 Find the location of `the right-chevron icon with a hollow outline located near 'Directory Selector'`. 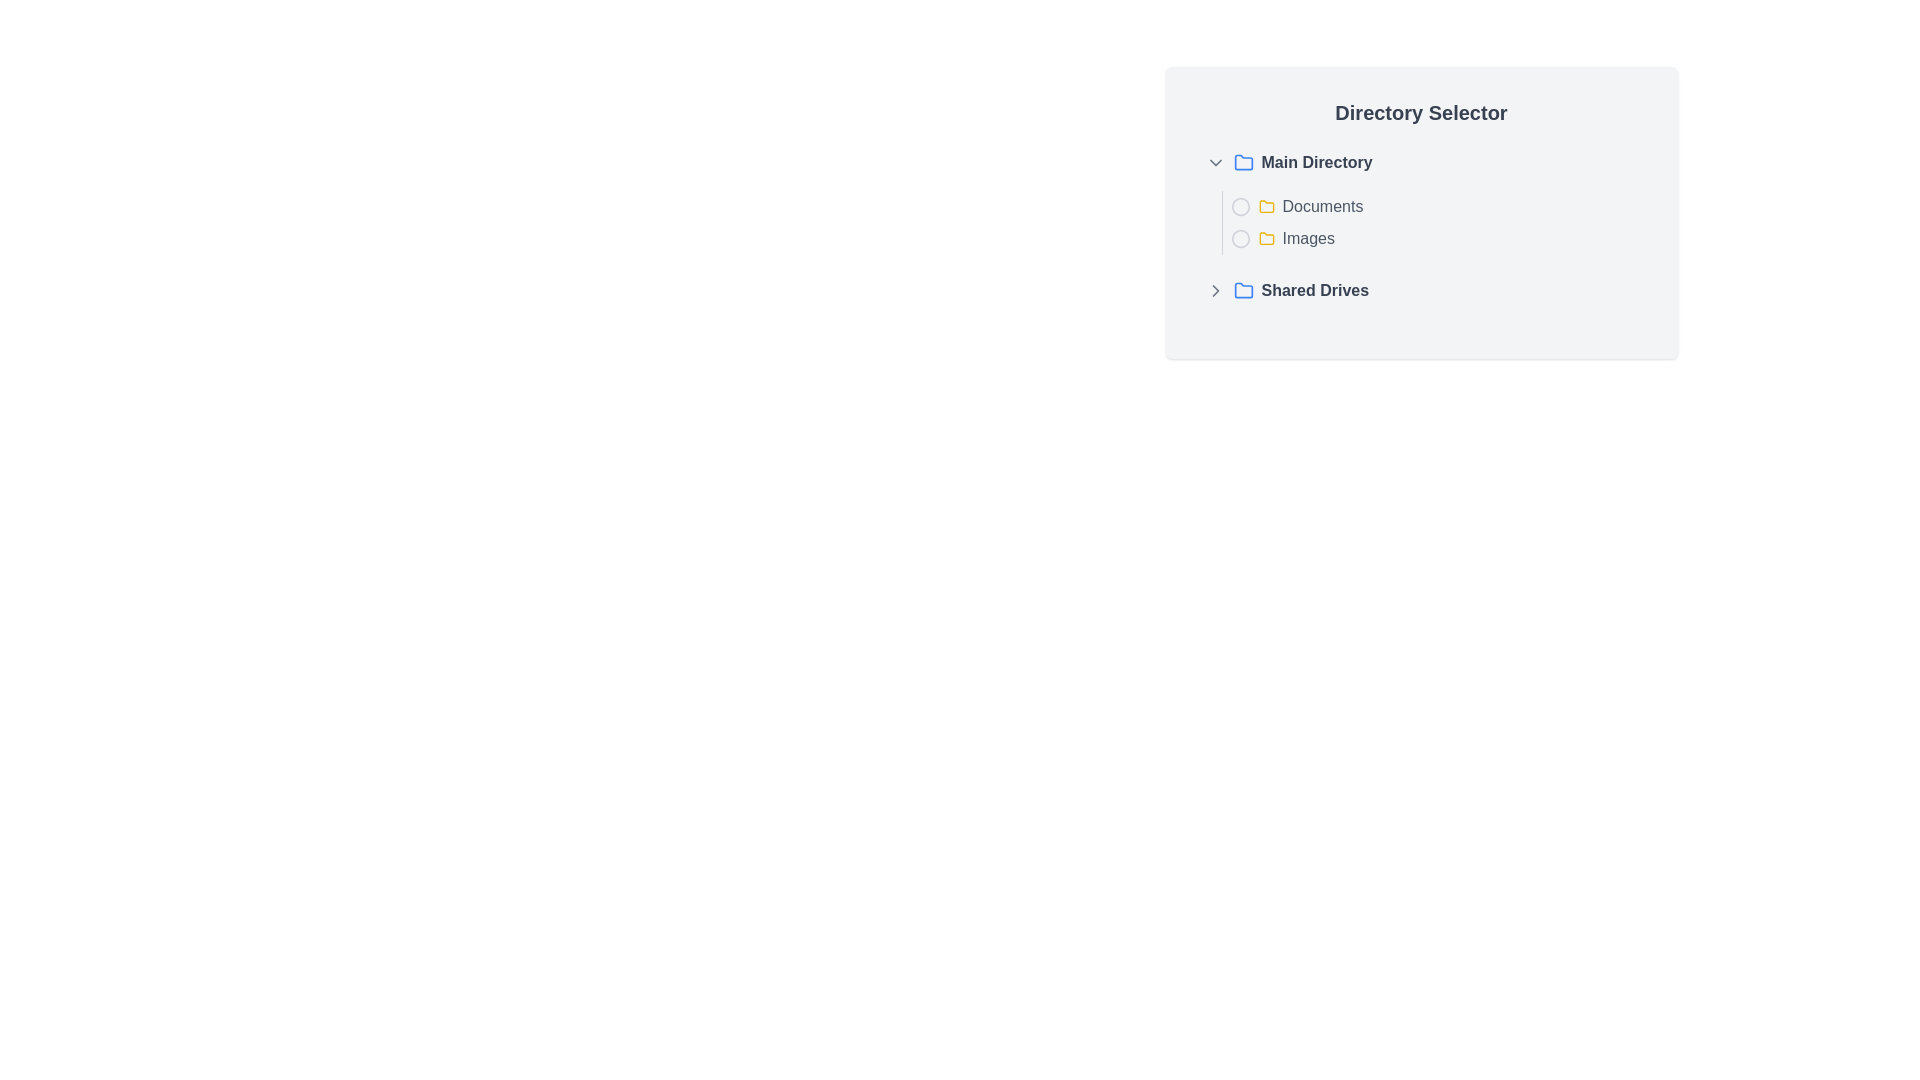

the right-chevron icon with a hollow outline located near 'Directory Selector' is located at coordinates (1214, 290).